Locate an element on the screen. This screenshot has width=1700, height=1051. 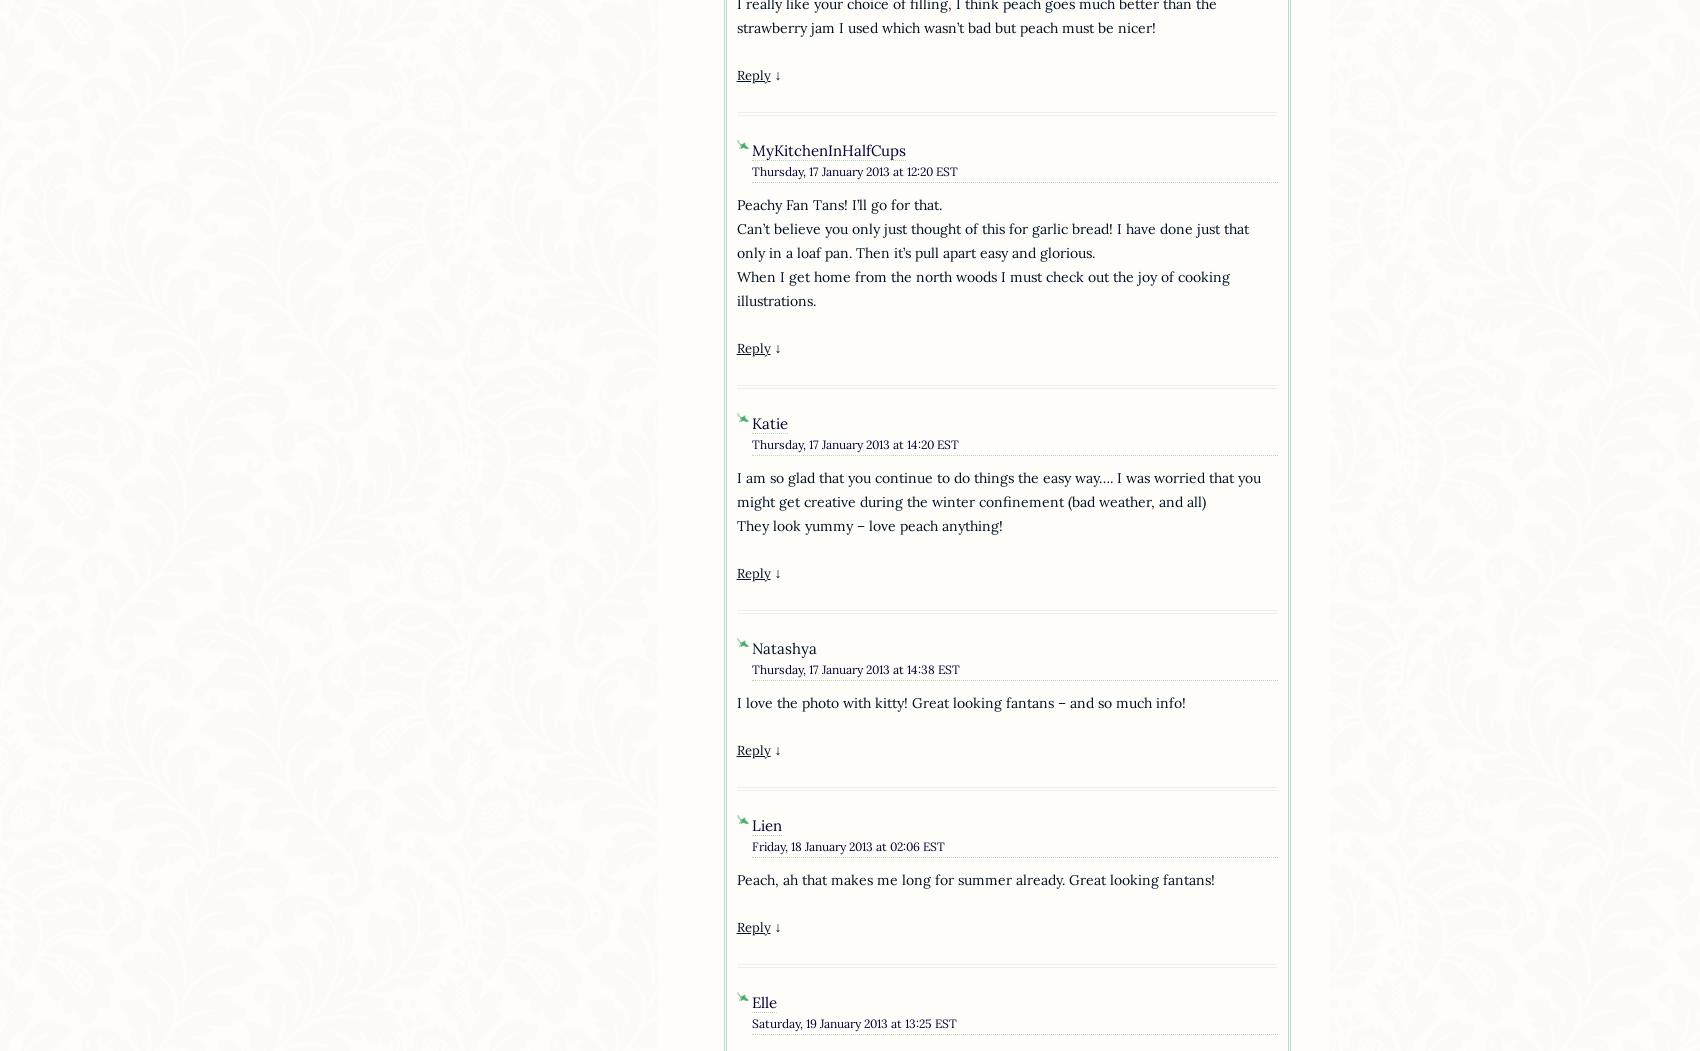
'Thursday, 17 January 2013 at 12:20 EST' is located at coordinates (854, 170).